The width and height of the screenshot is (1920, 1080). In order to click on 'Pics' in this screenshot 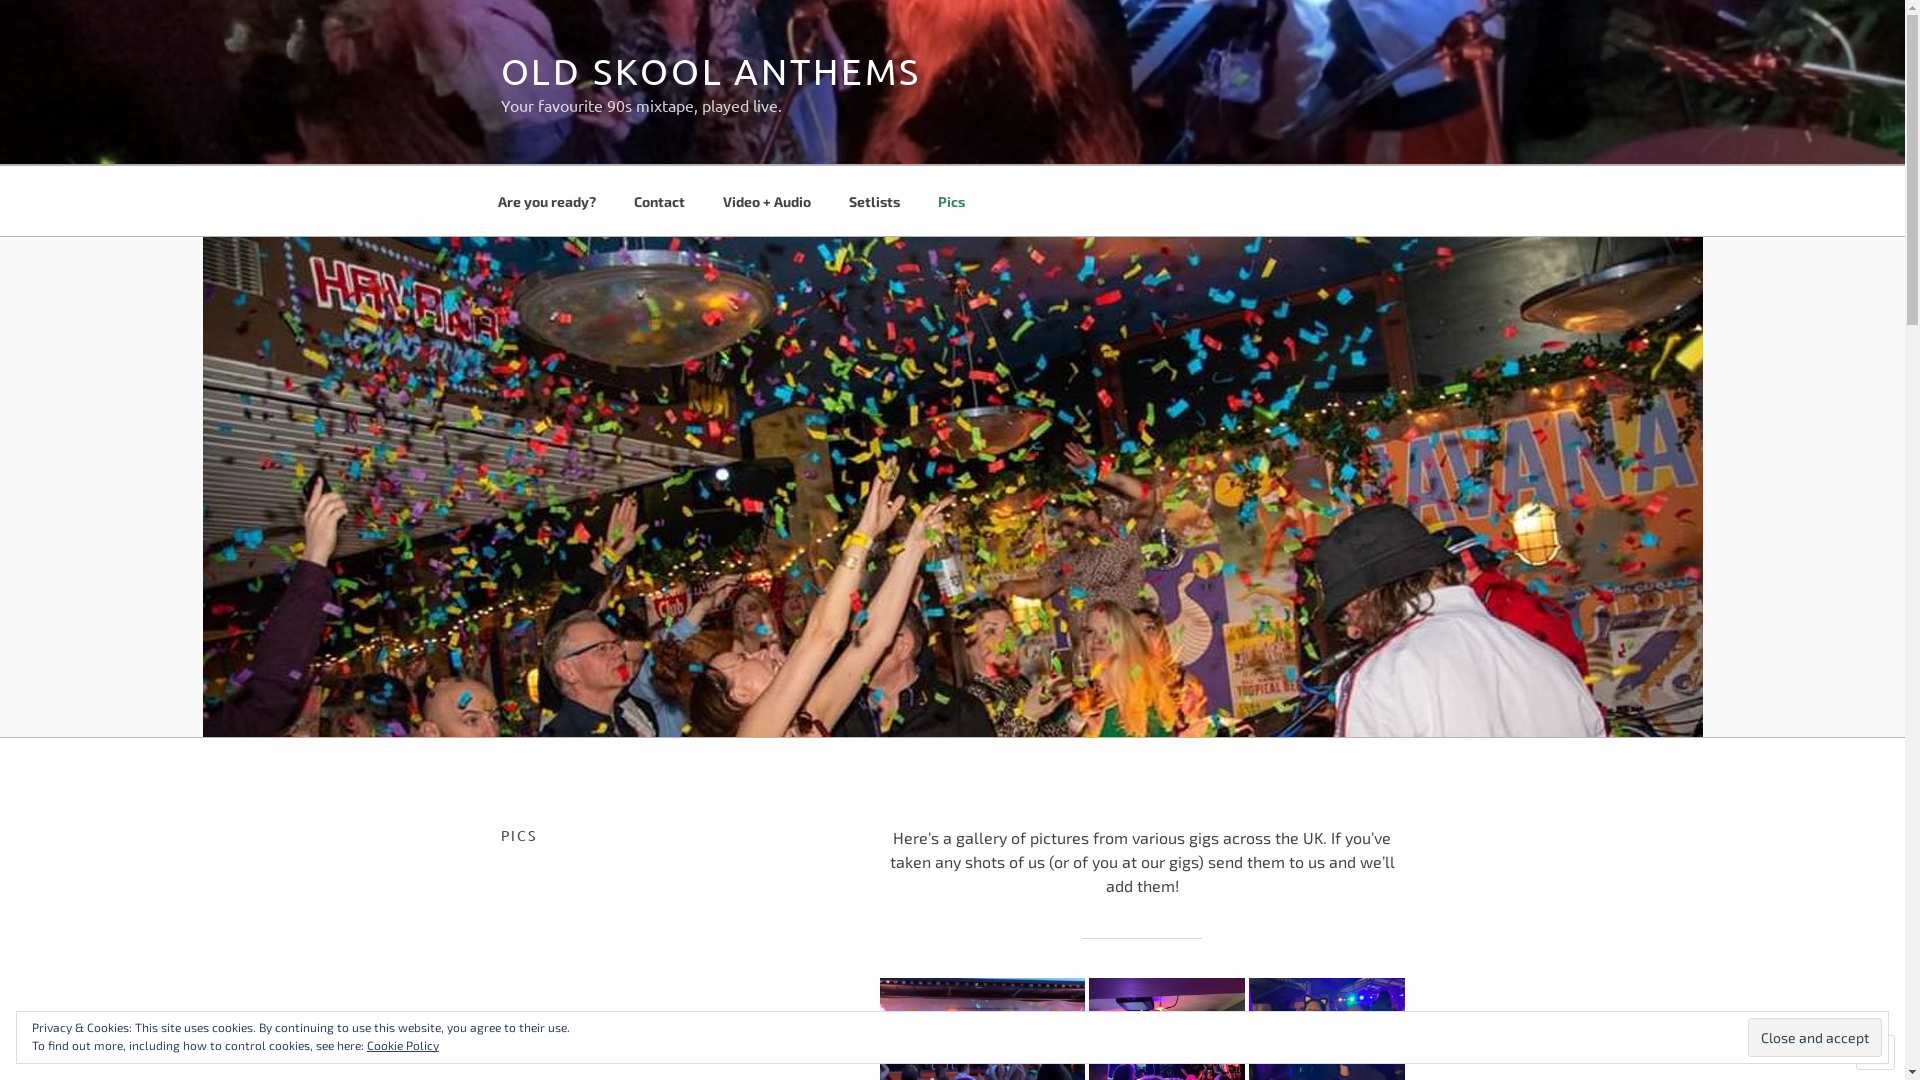, I will do `click(949, 200)`.